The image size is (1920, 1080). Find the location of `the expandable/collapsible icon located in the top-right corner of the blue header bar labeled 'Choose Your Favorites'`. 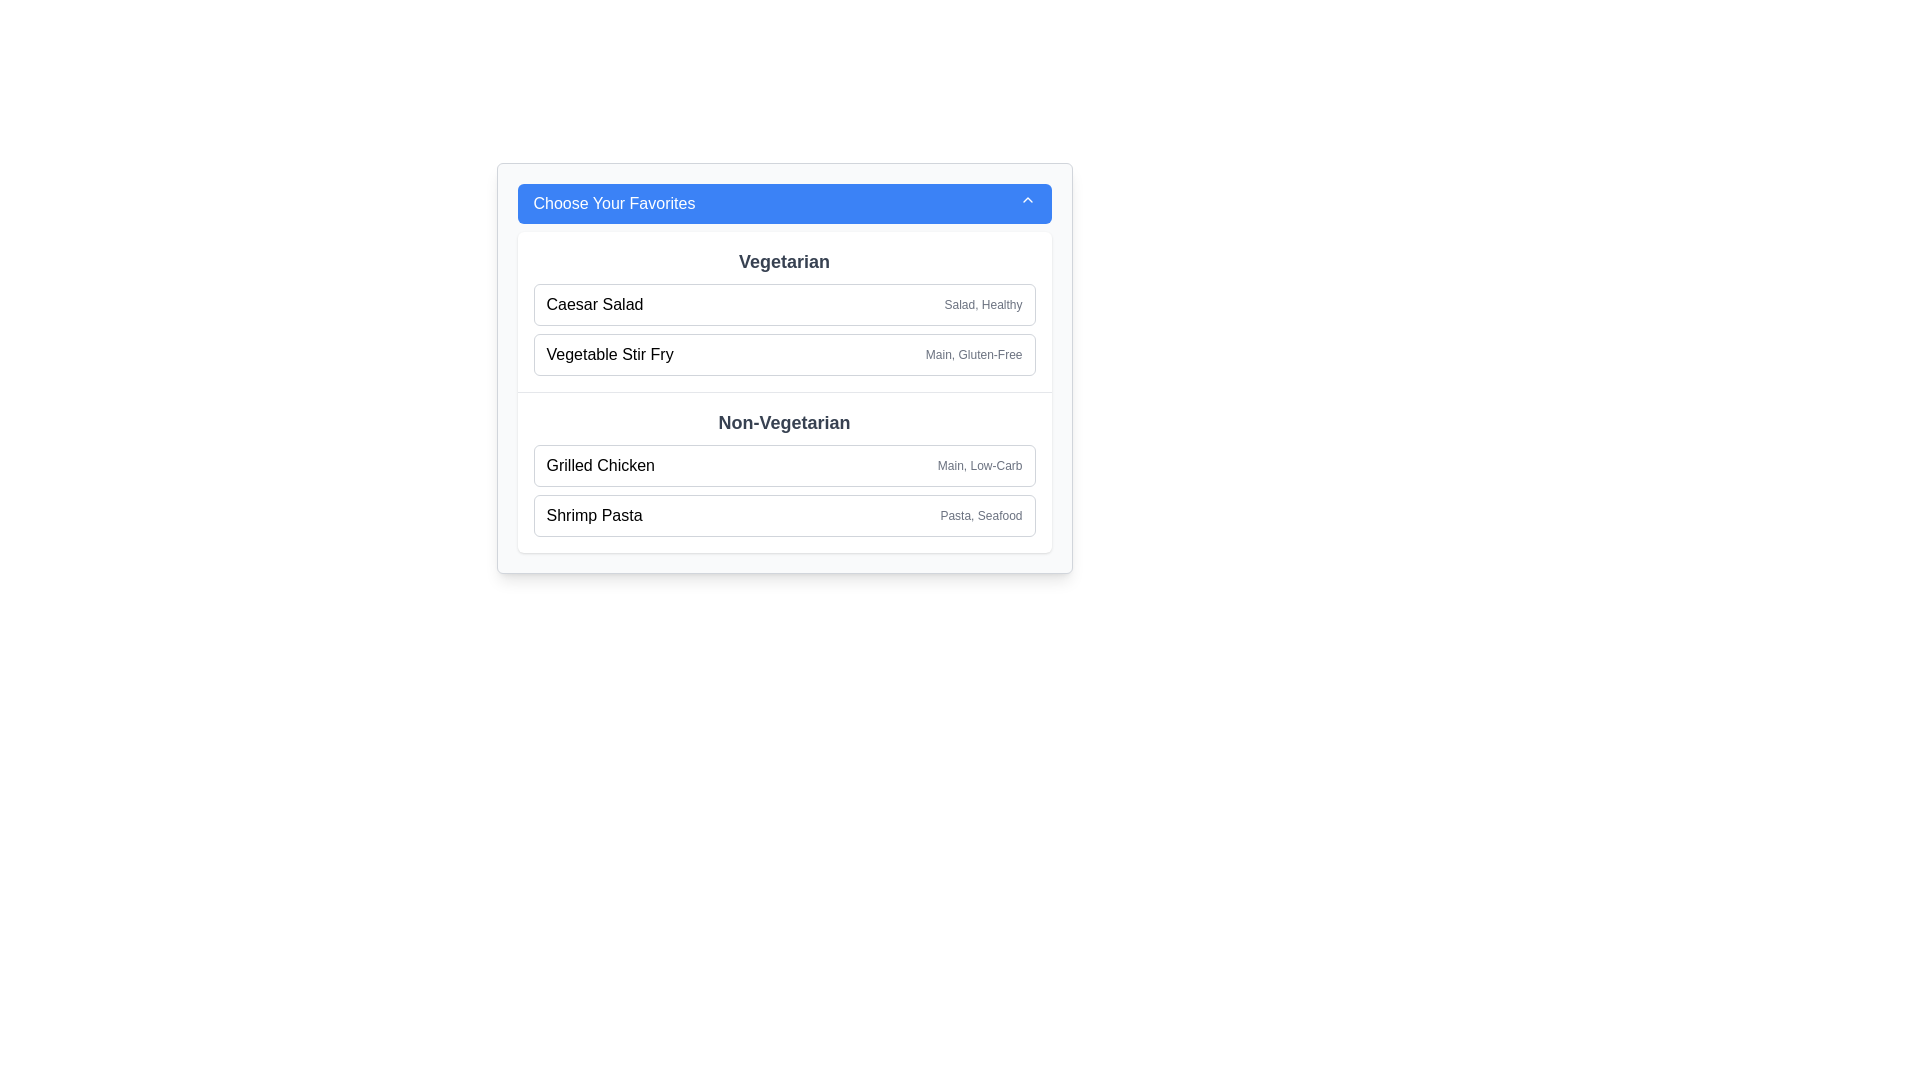

the expandable/collapsible icon located in the top-right corner of the blue header bar labeled 'Choose Your Favorites' is located at coordinates (1027, 200).